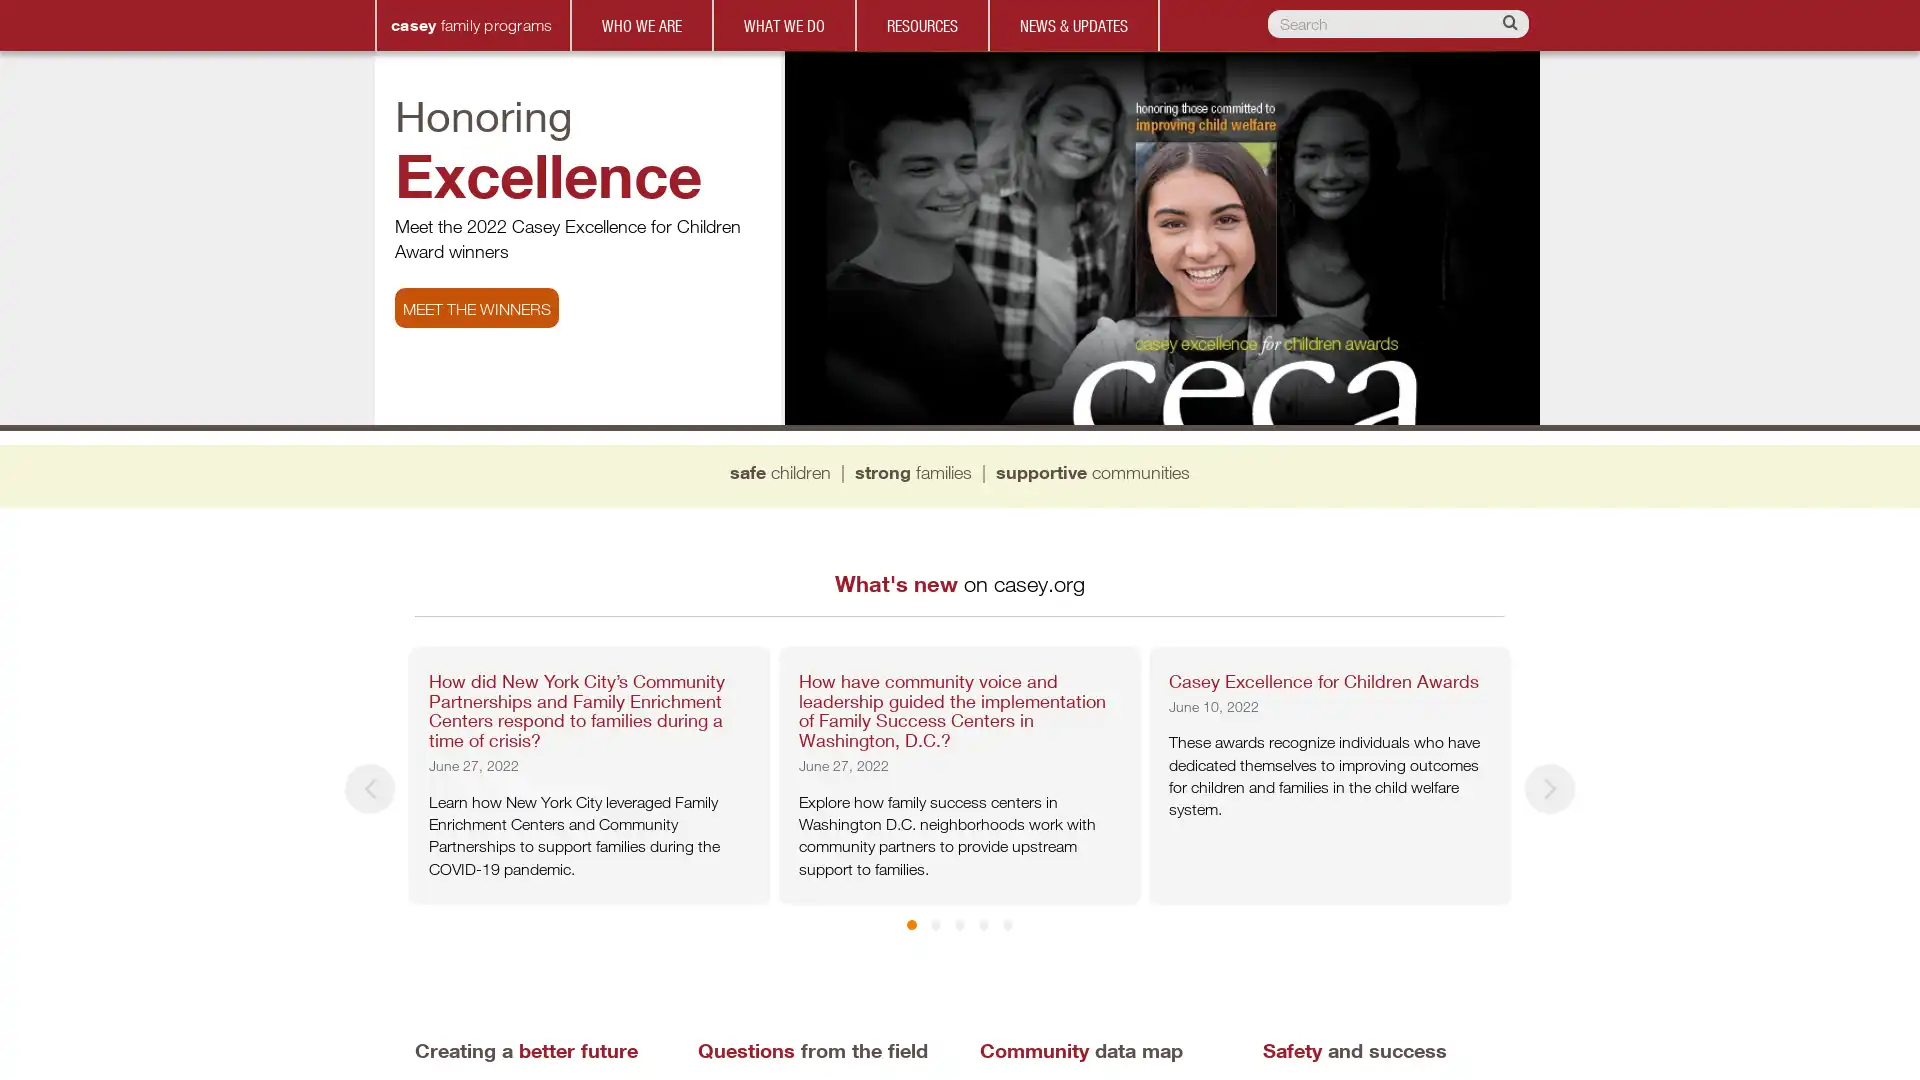 The image size is (1920, 1080). I want to click on MEET THE WINNERS, so click(475, 308).